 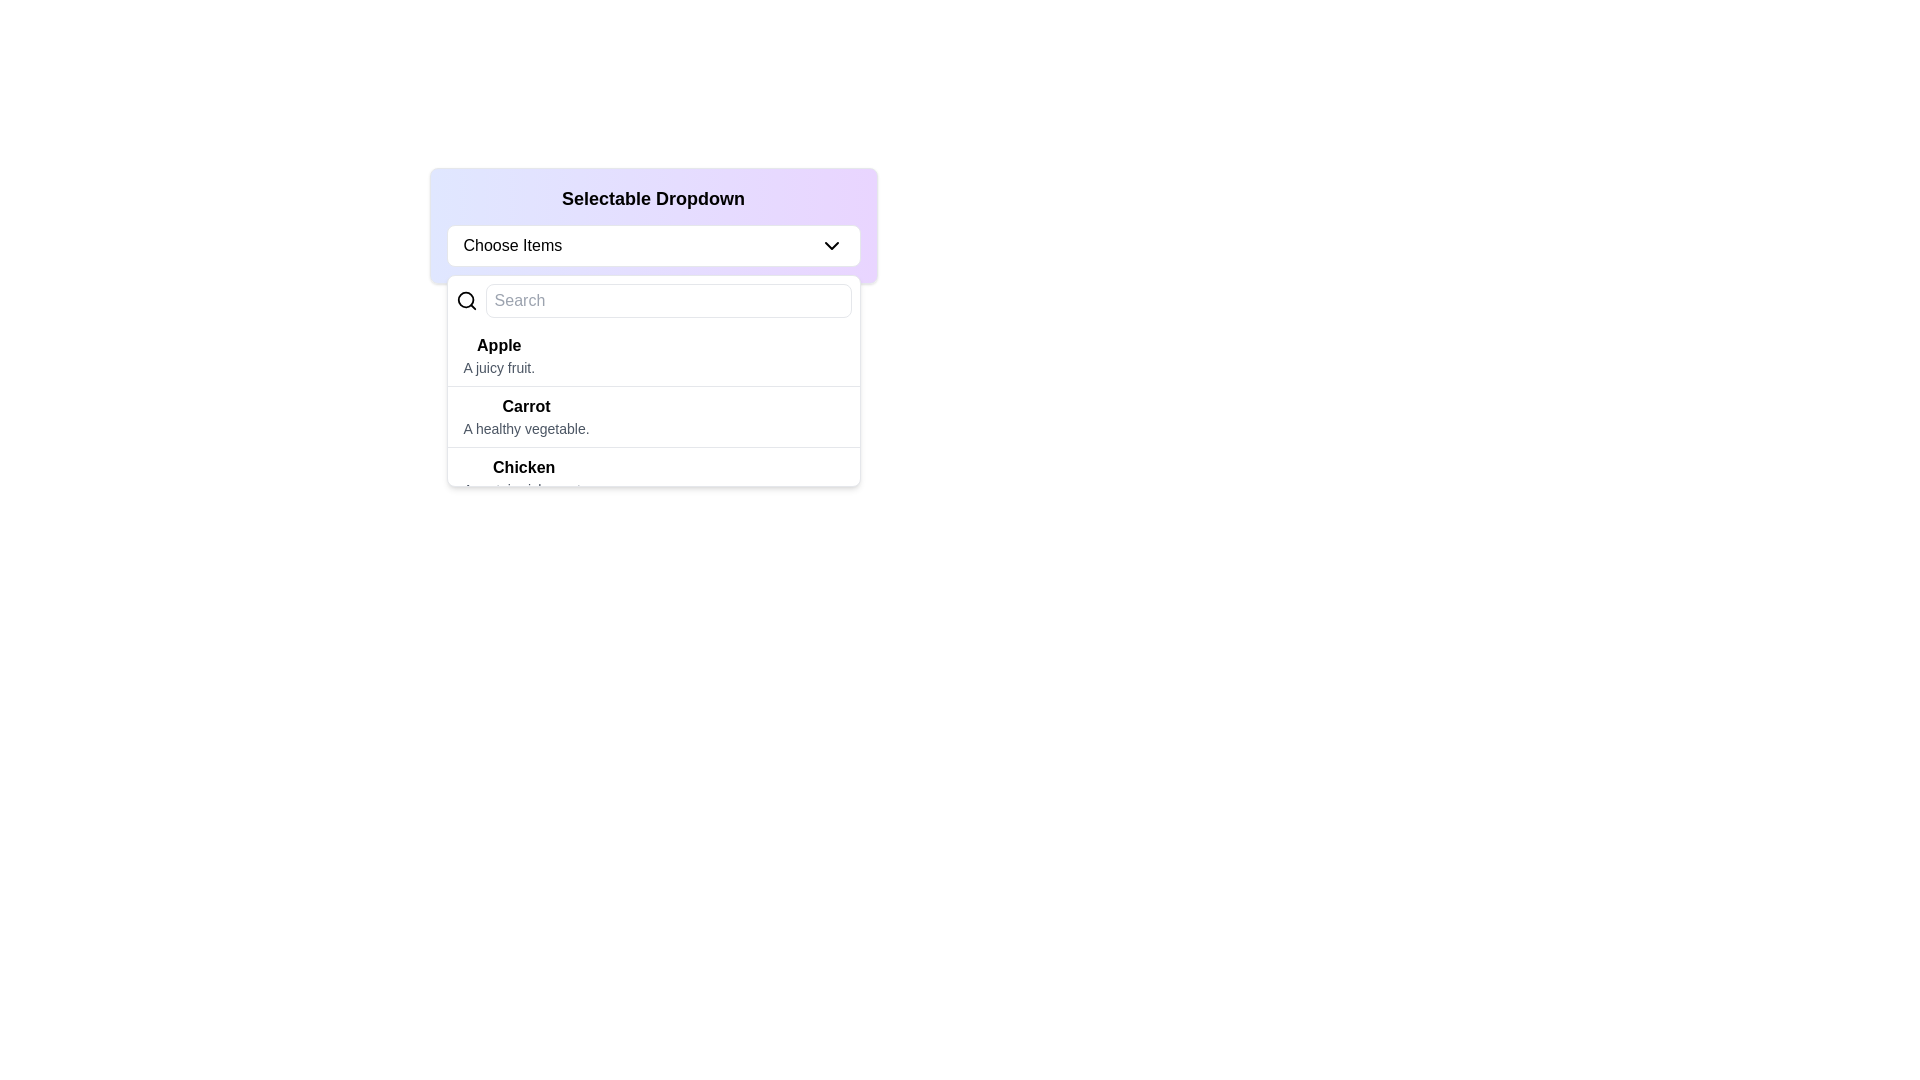 What do you see at coordinates (653, 478) in the screenshot?
I see `the list item displaying 'Chicken' in the dropdown menu` at bounding box center [653, 478].